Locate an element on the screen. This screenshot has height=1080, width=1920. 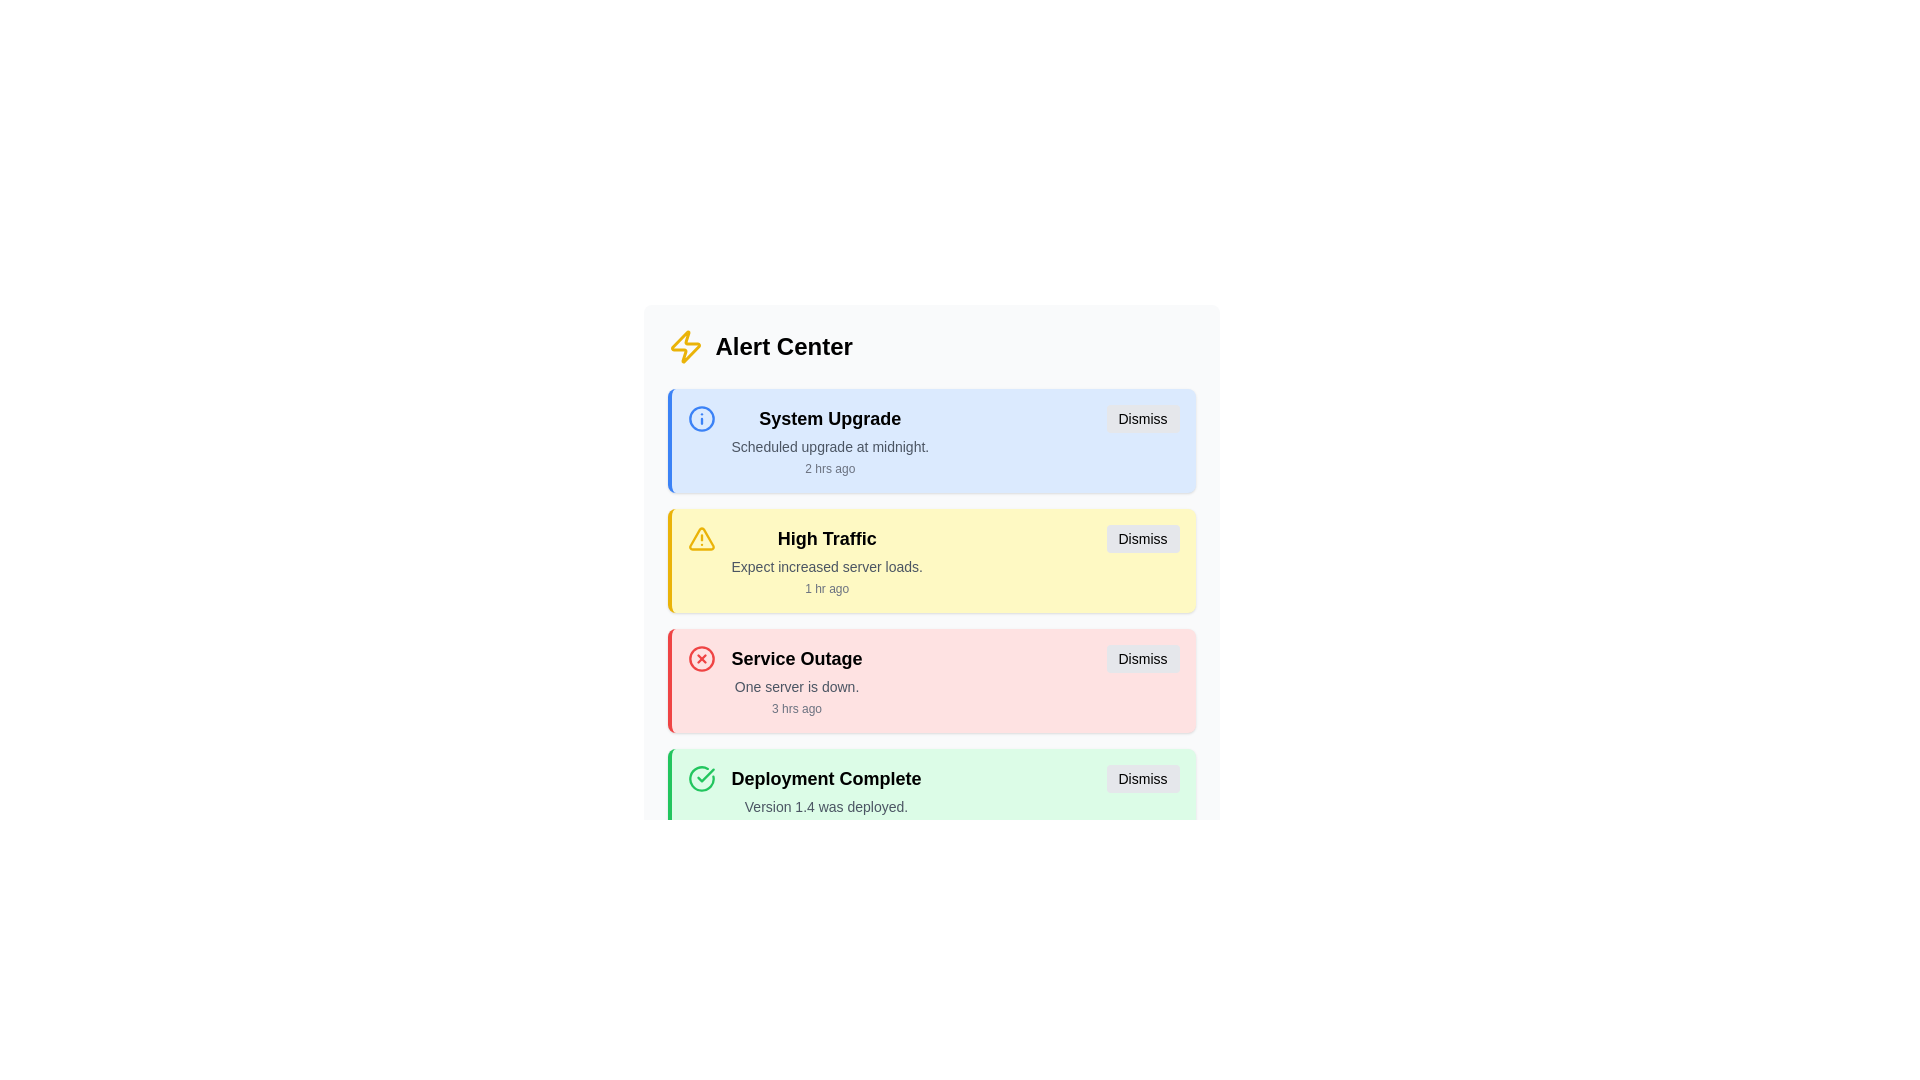
the fourth notification in the list, which informs the user about the completion of a deployment is located at coordinates (930, 800).